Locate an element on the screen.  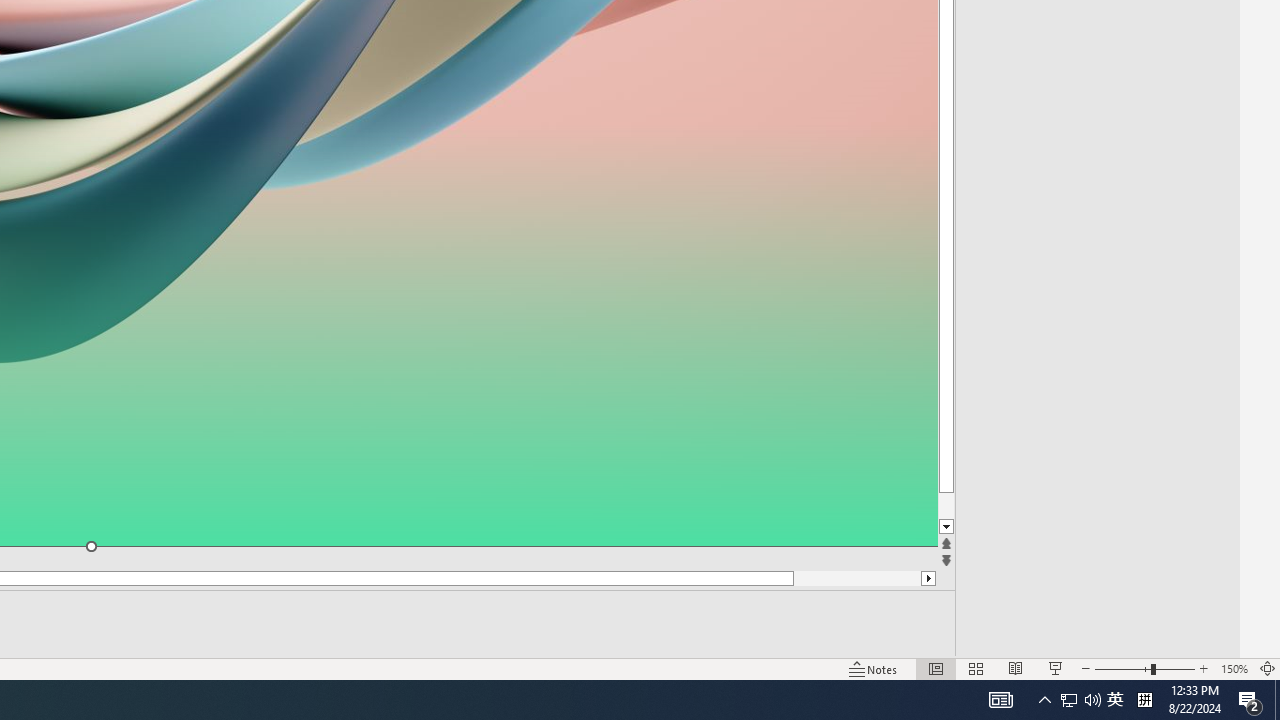
'AutomationID: 4105' is located at coordinates (1000, 698).